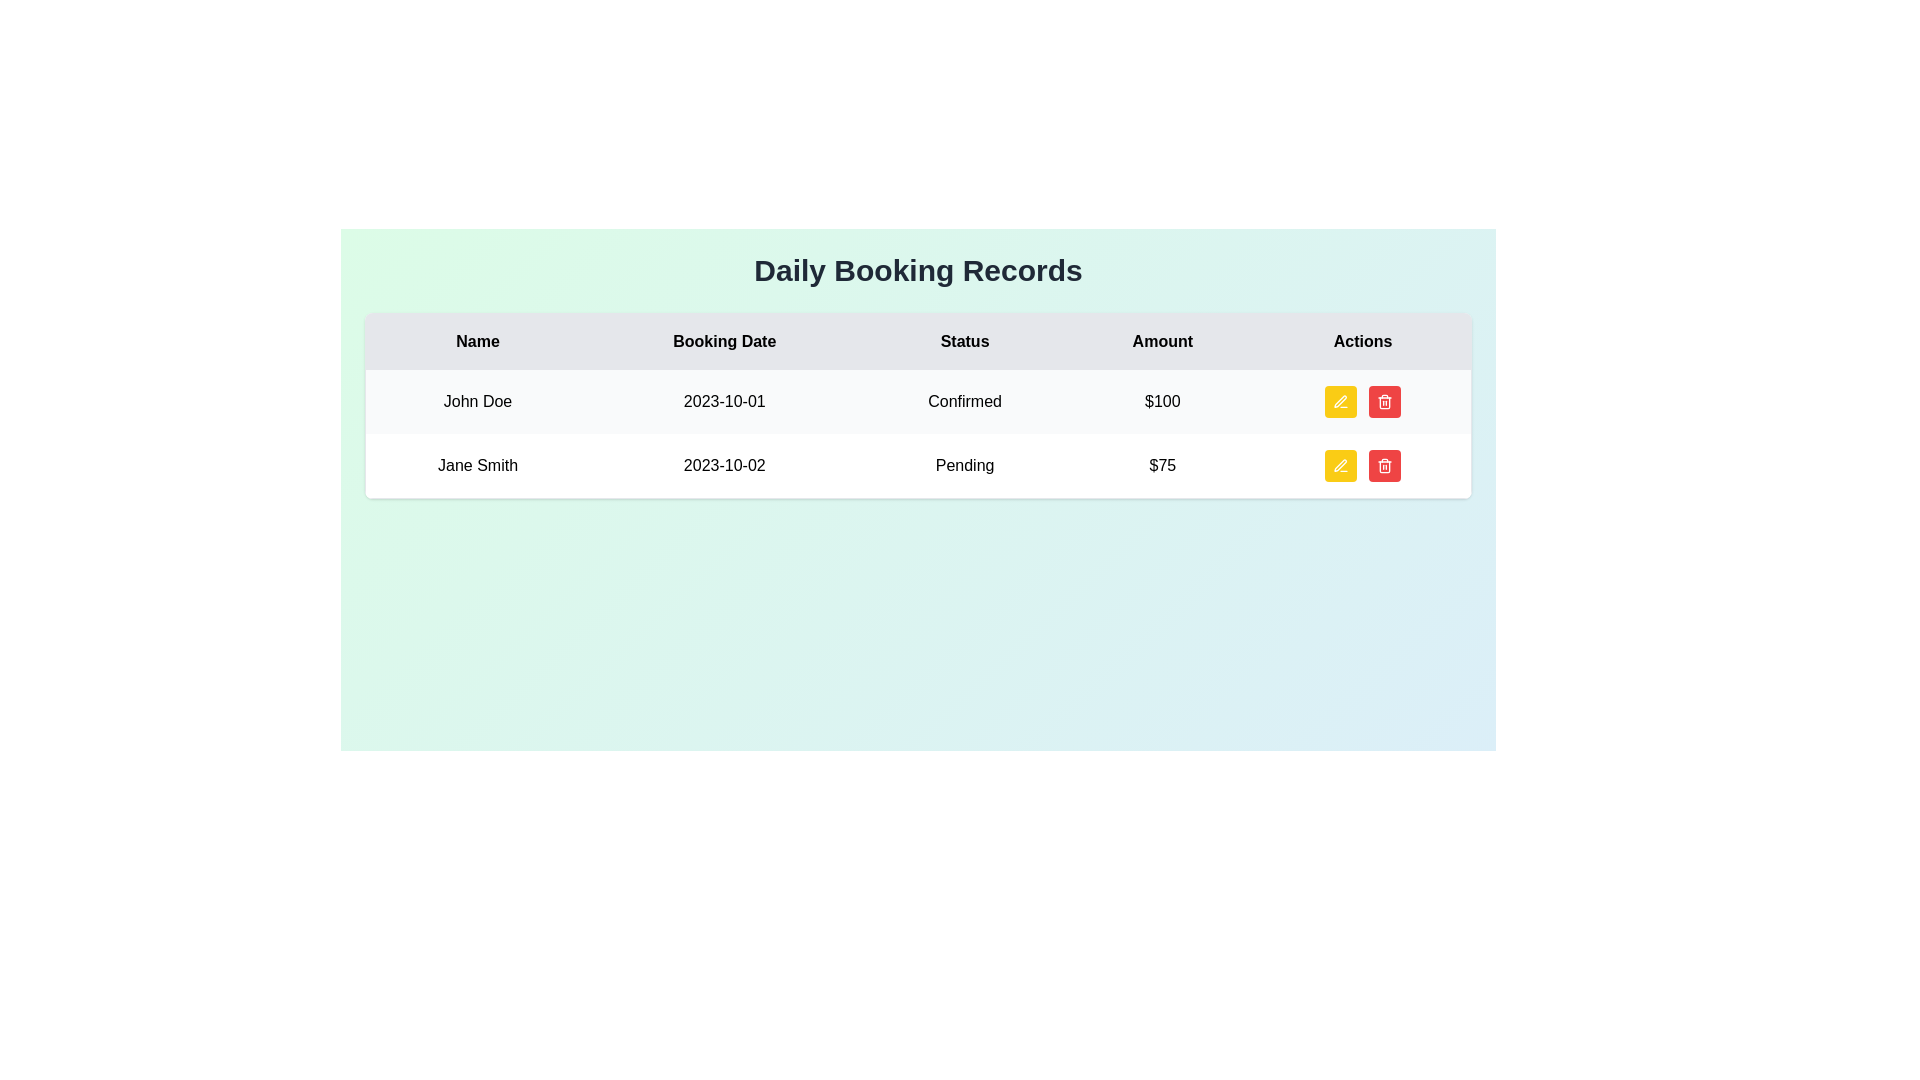  I want to click on the delete button located in the second row of the table under the 'Actions' column, positioned to the right of the yellow button, so click(1384, 401).